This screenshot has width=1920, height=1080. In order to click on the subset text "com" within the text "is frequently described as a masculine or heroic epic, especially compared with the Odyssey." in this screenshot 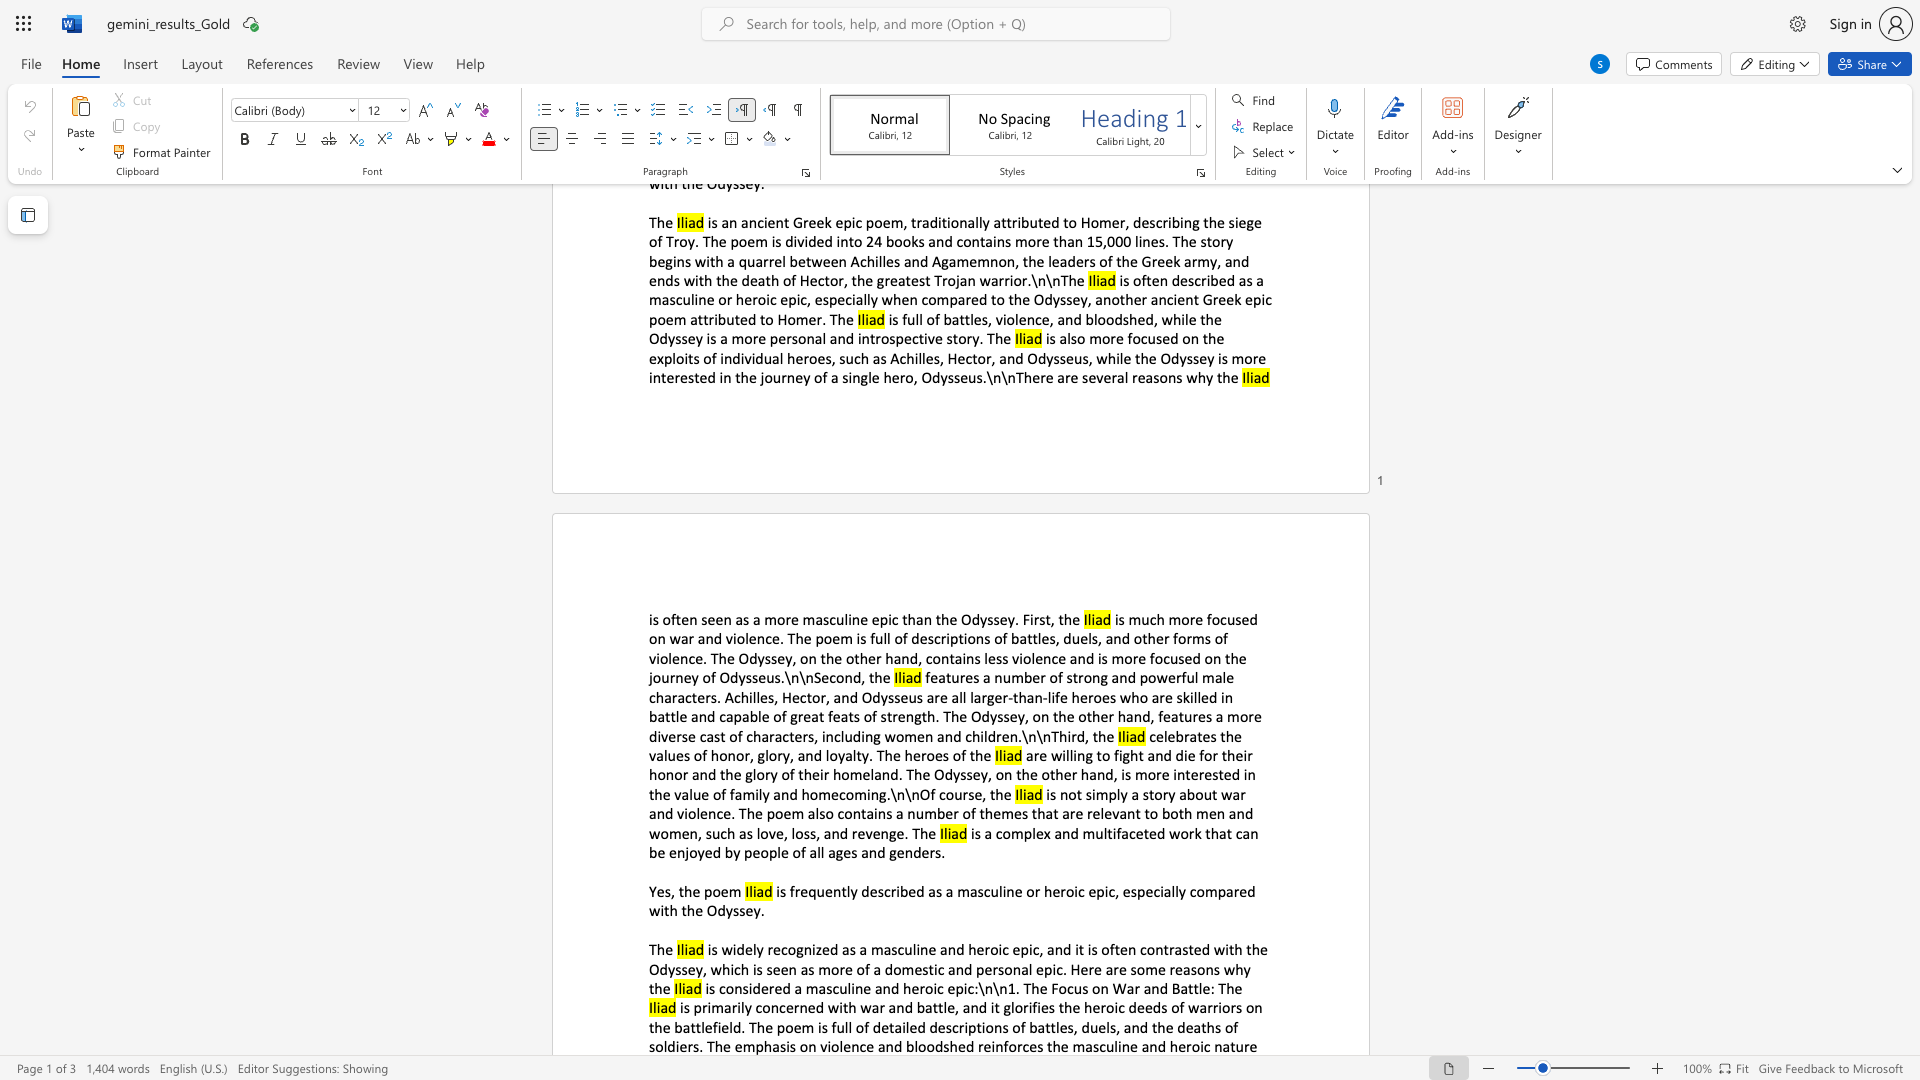, I will do `click(1189, 890)`.